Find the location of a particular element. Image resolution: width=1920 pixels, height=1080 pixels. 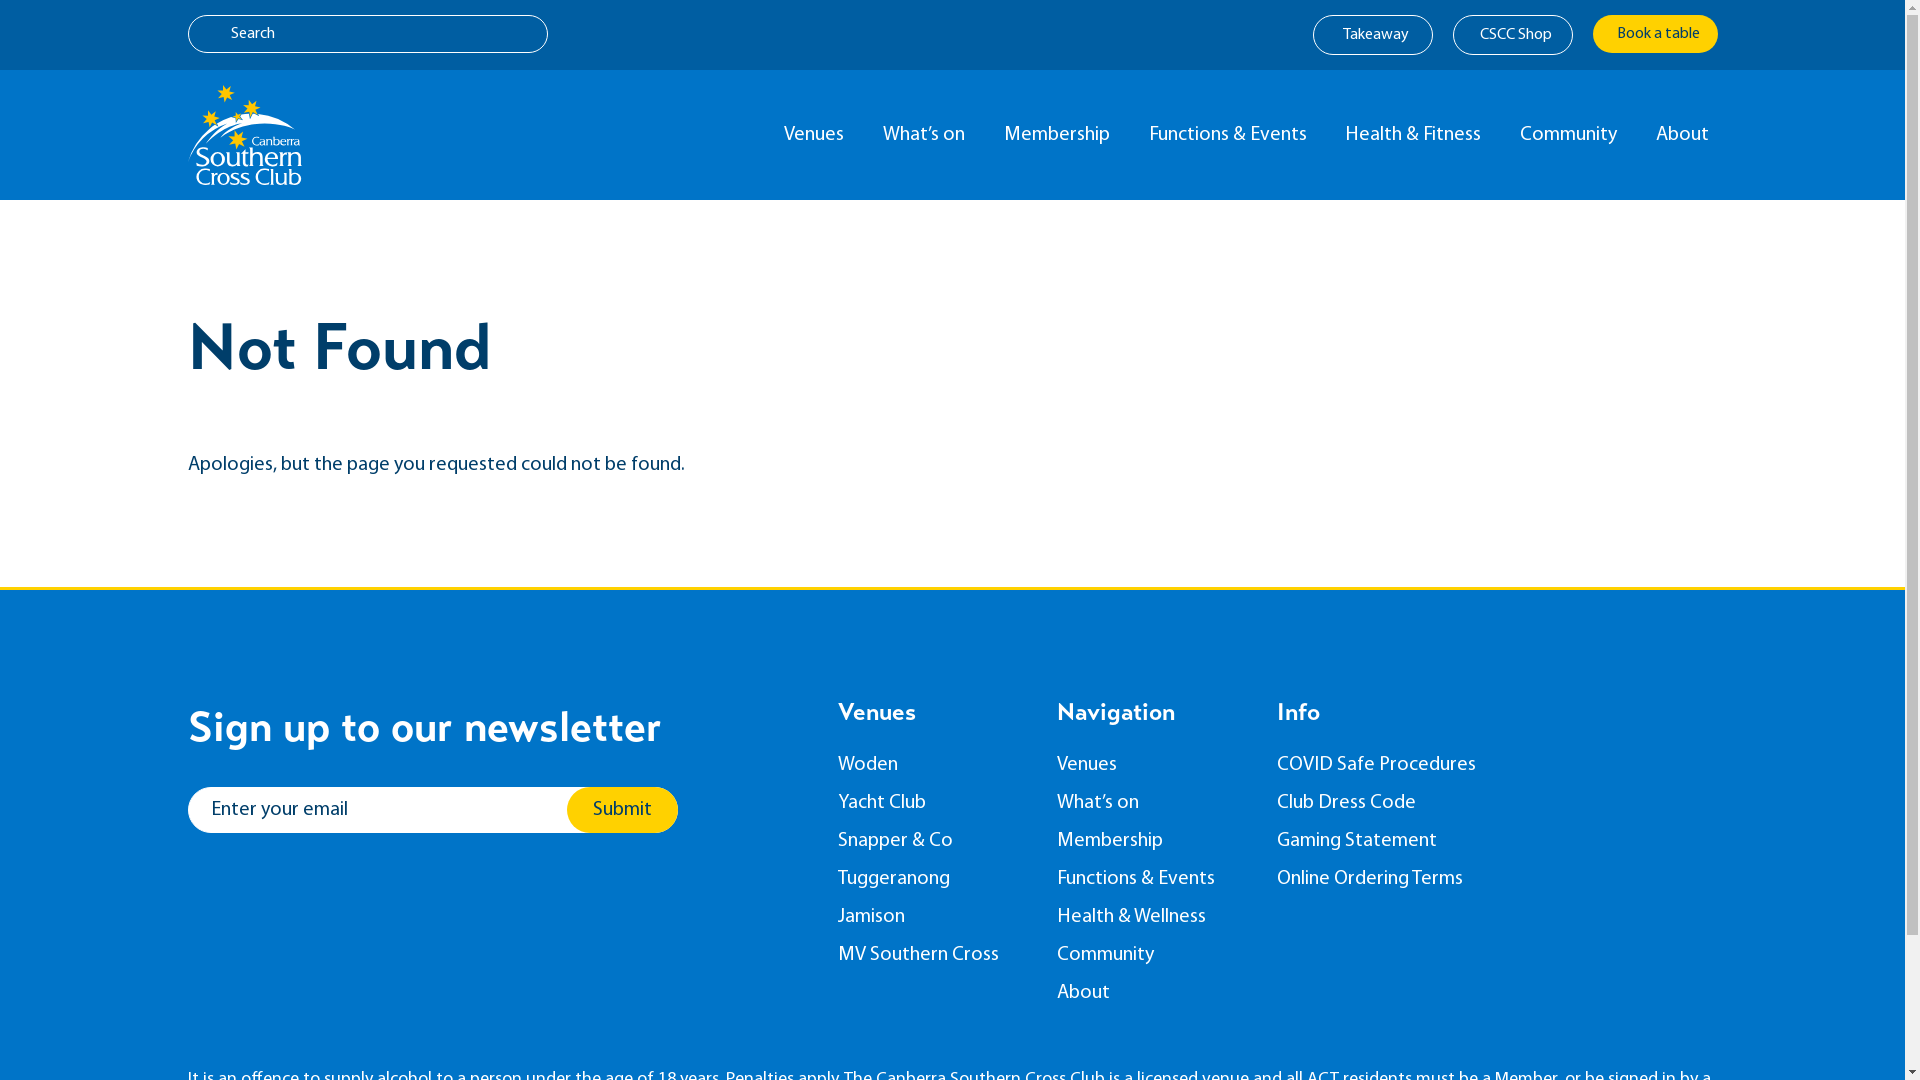

'Community' is located at coordinates (1152, 954).